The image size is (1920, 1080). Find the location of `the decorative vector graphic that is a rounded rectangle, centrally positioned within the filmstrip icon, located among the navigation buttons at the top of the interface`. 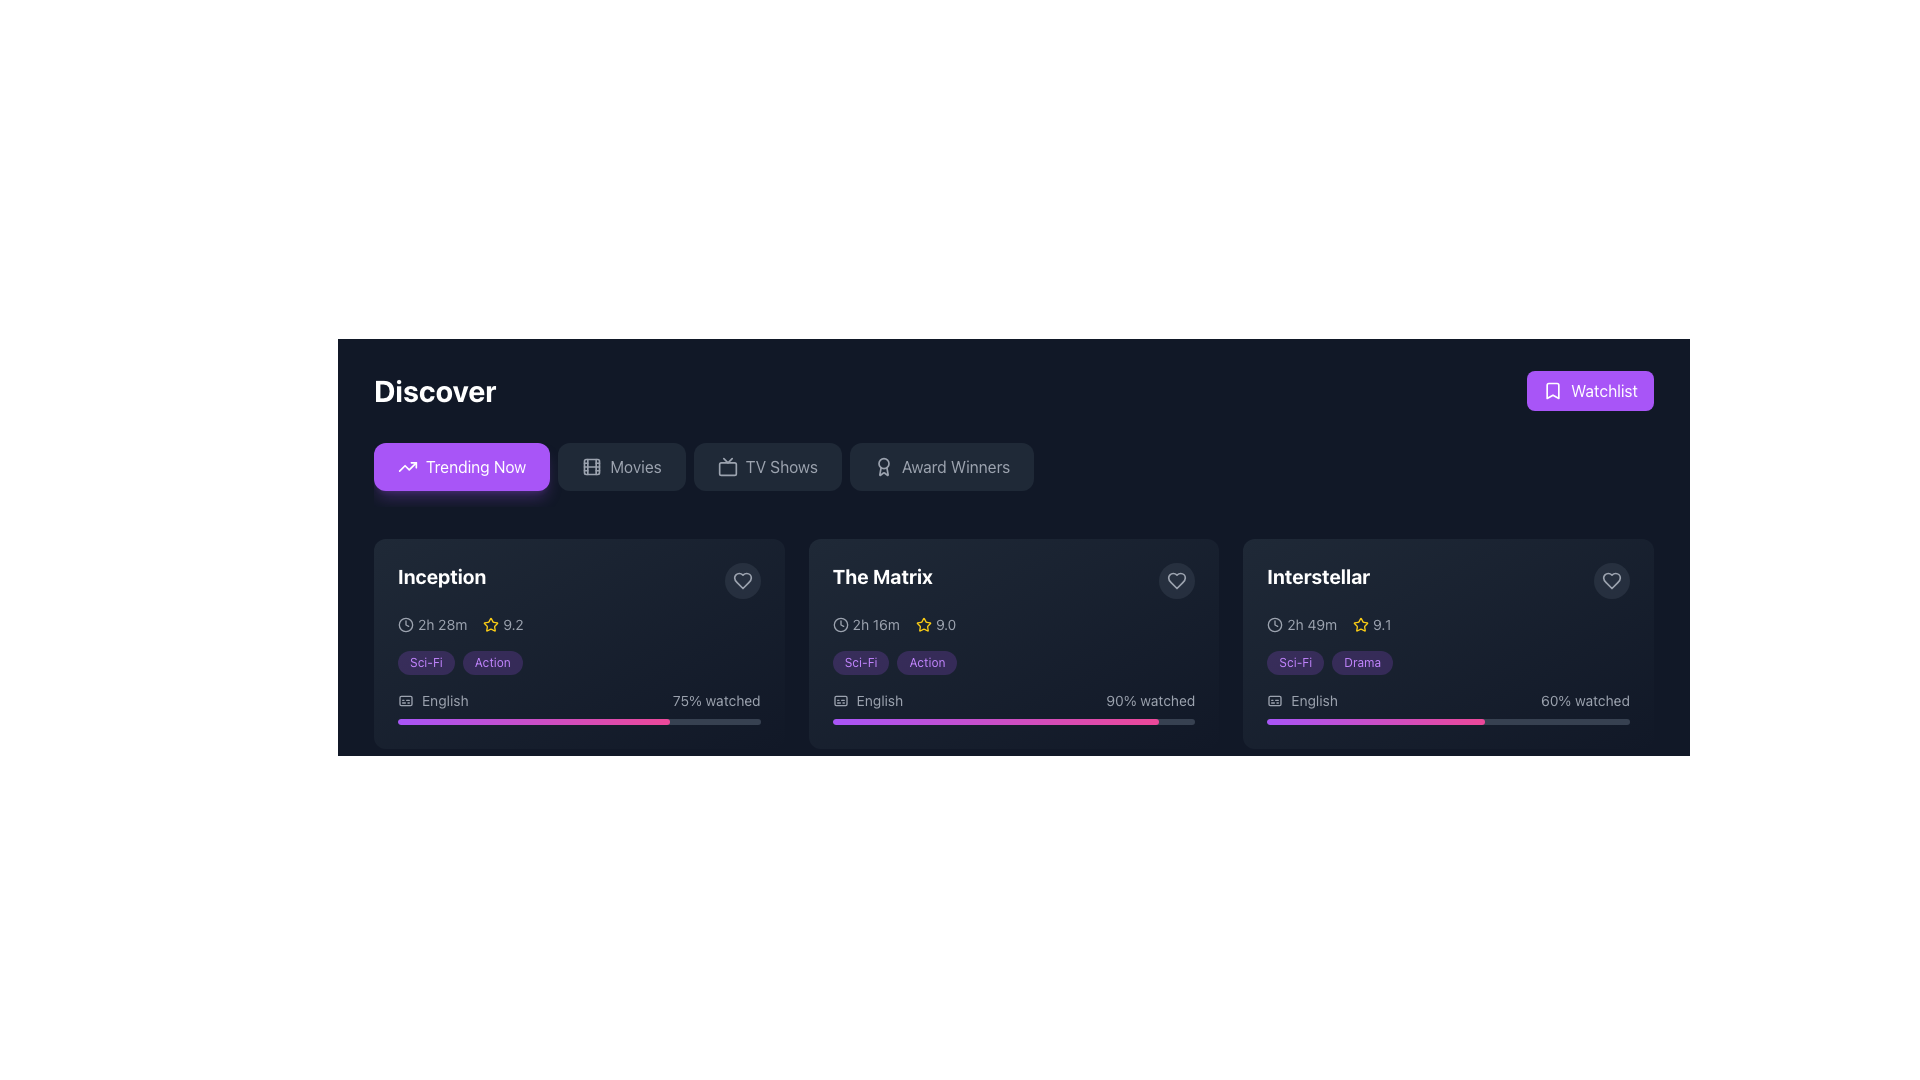

the decorative vector graphic that is a rounded rectangle, centrally positioned within the filmstrip icon, located among the navigation buttons at the top of the interface is located at coordinates (591, 466).